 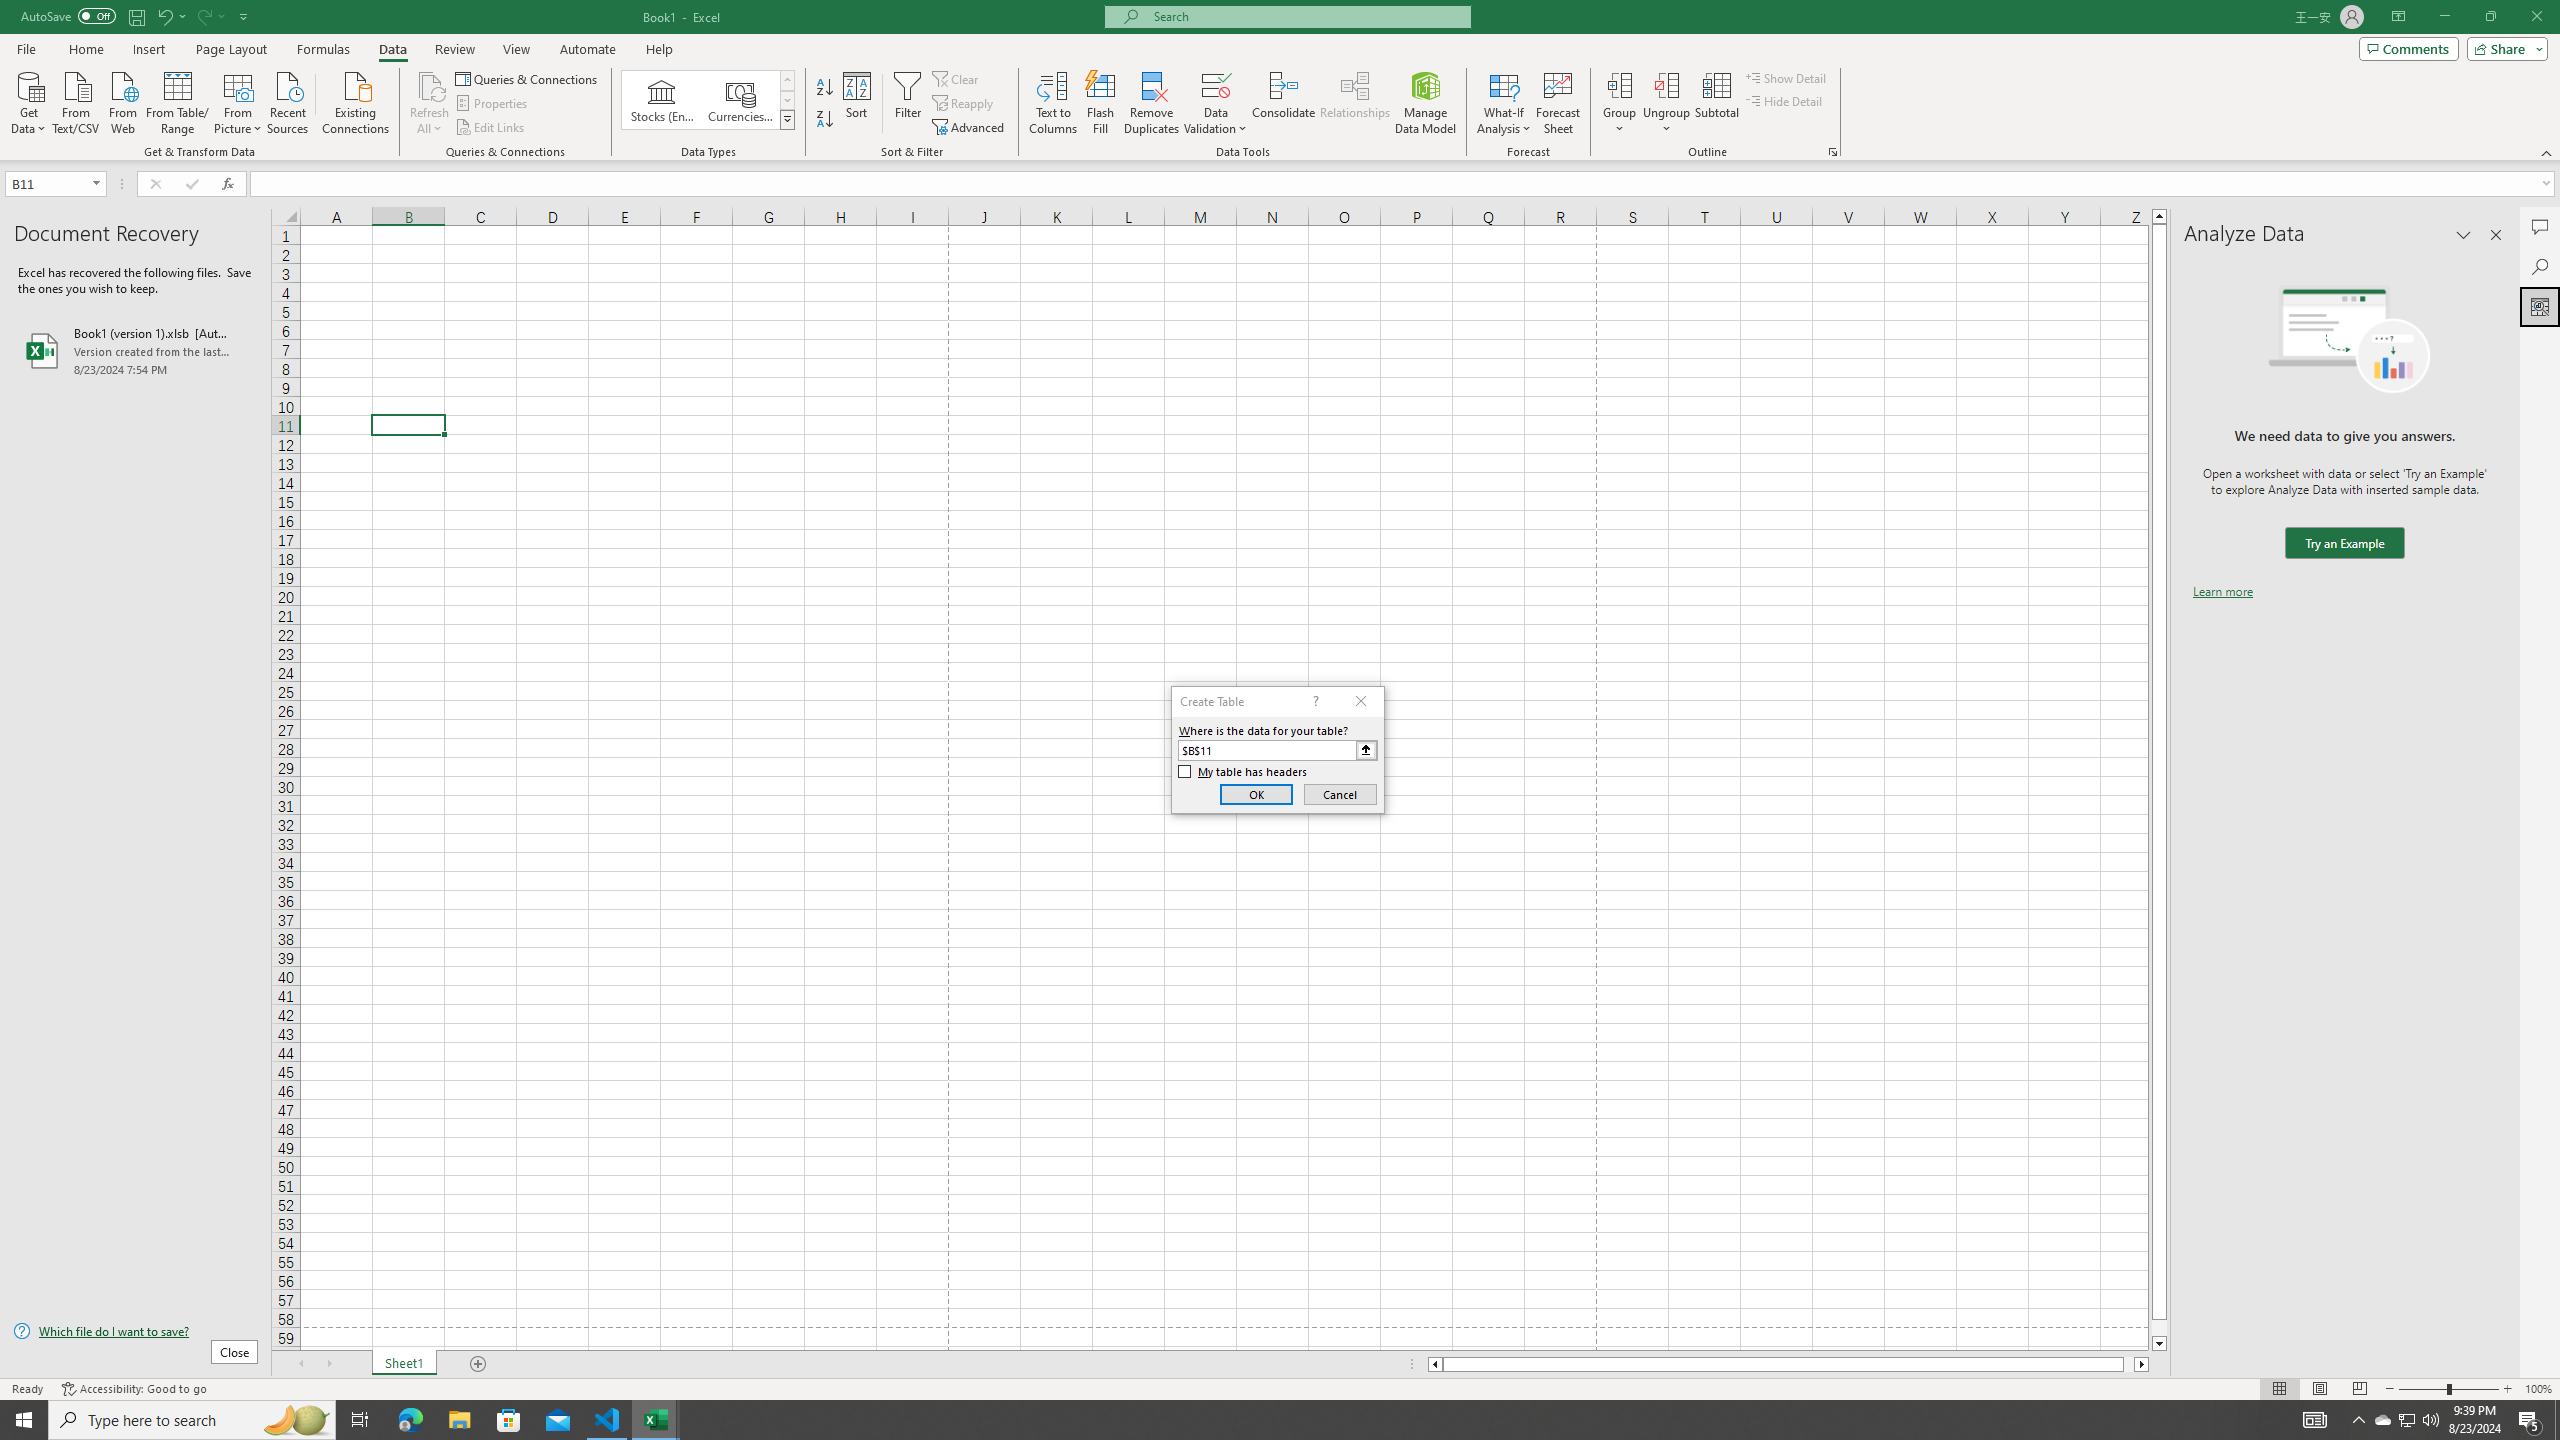 I want to click on 'We need data to give you answers. Try an Example', so click(x=2343, y=543).